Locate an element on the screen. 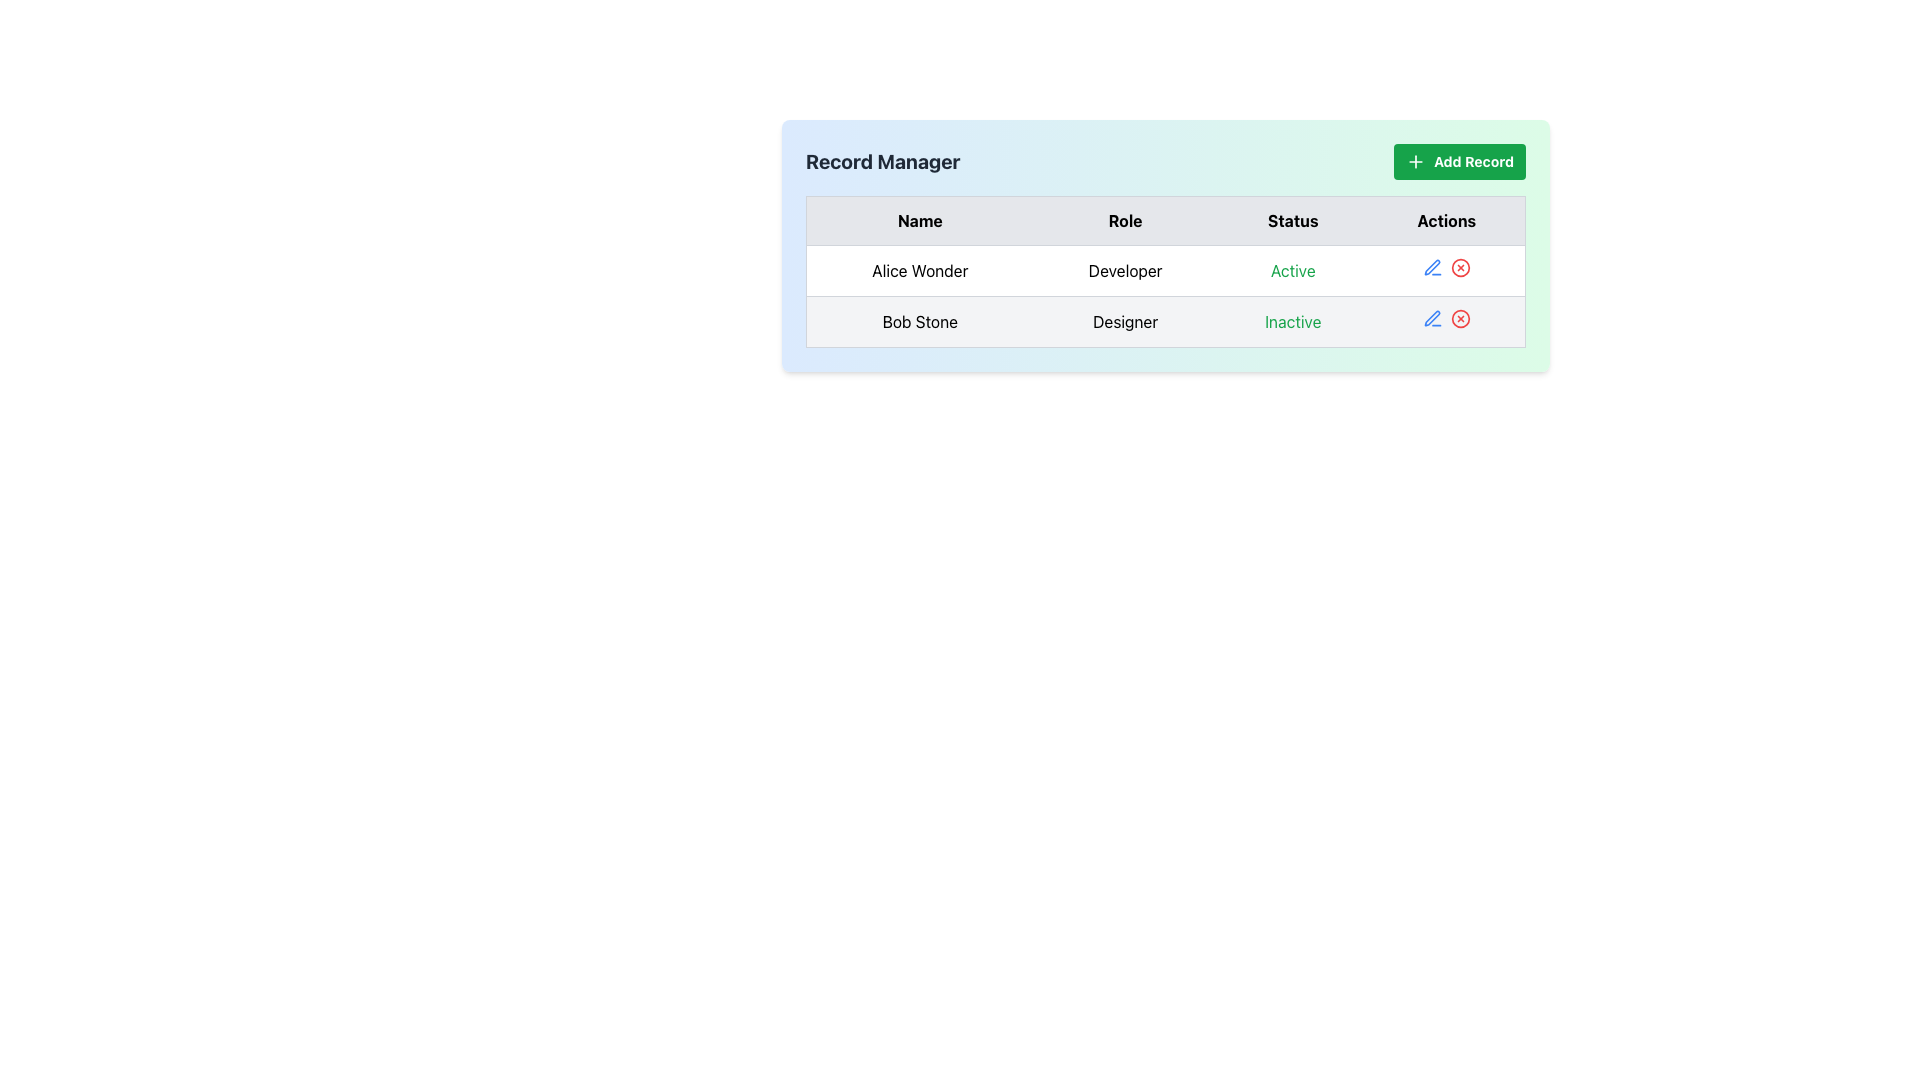 The width and height of the screenshot is (1920, 1080). the text label element that indicates the status 'Active' for the user 'Alice Wonder', located in the 'Status' column of the table is located at coordinates (1293, 270).